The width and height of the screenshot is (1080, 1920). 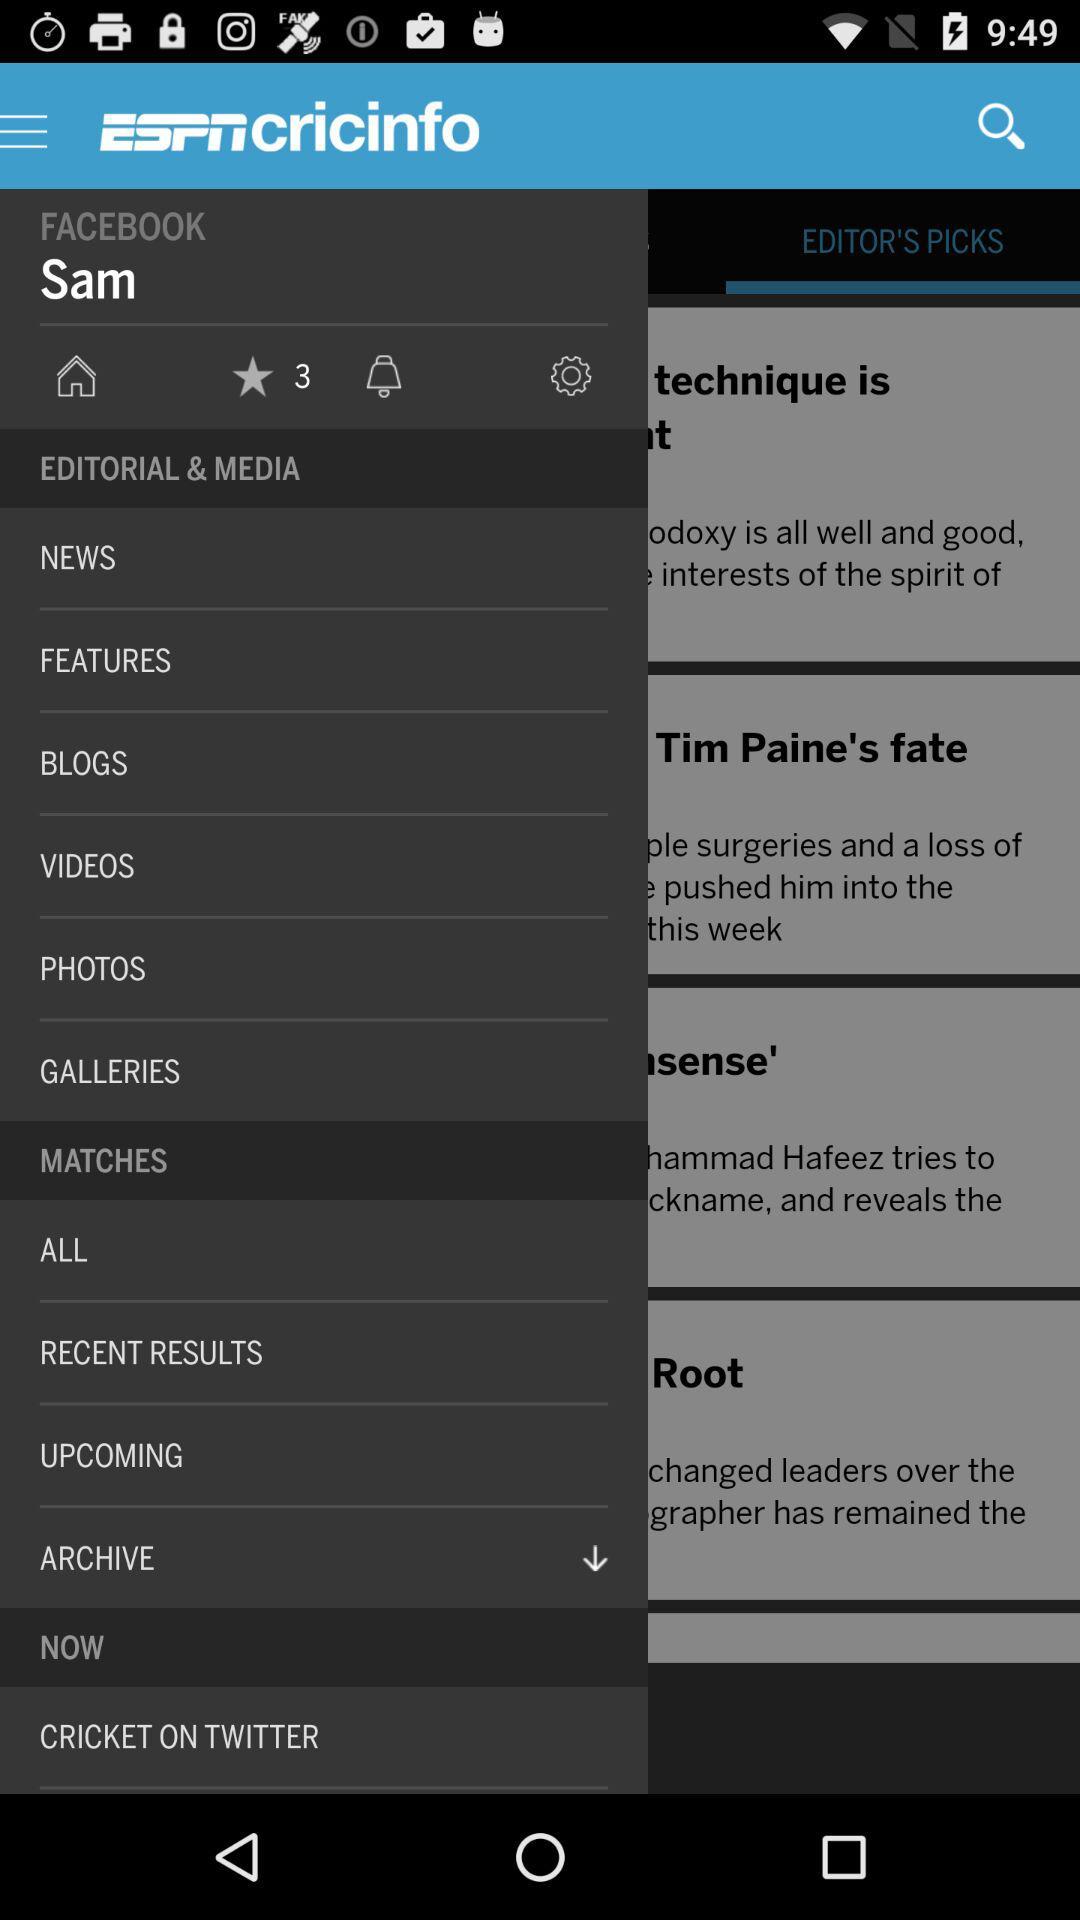 I want to click on the notifications icon, so click(x=384, y=402).